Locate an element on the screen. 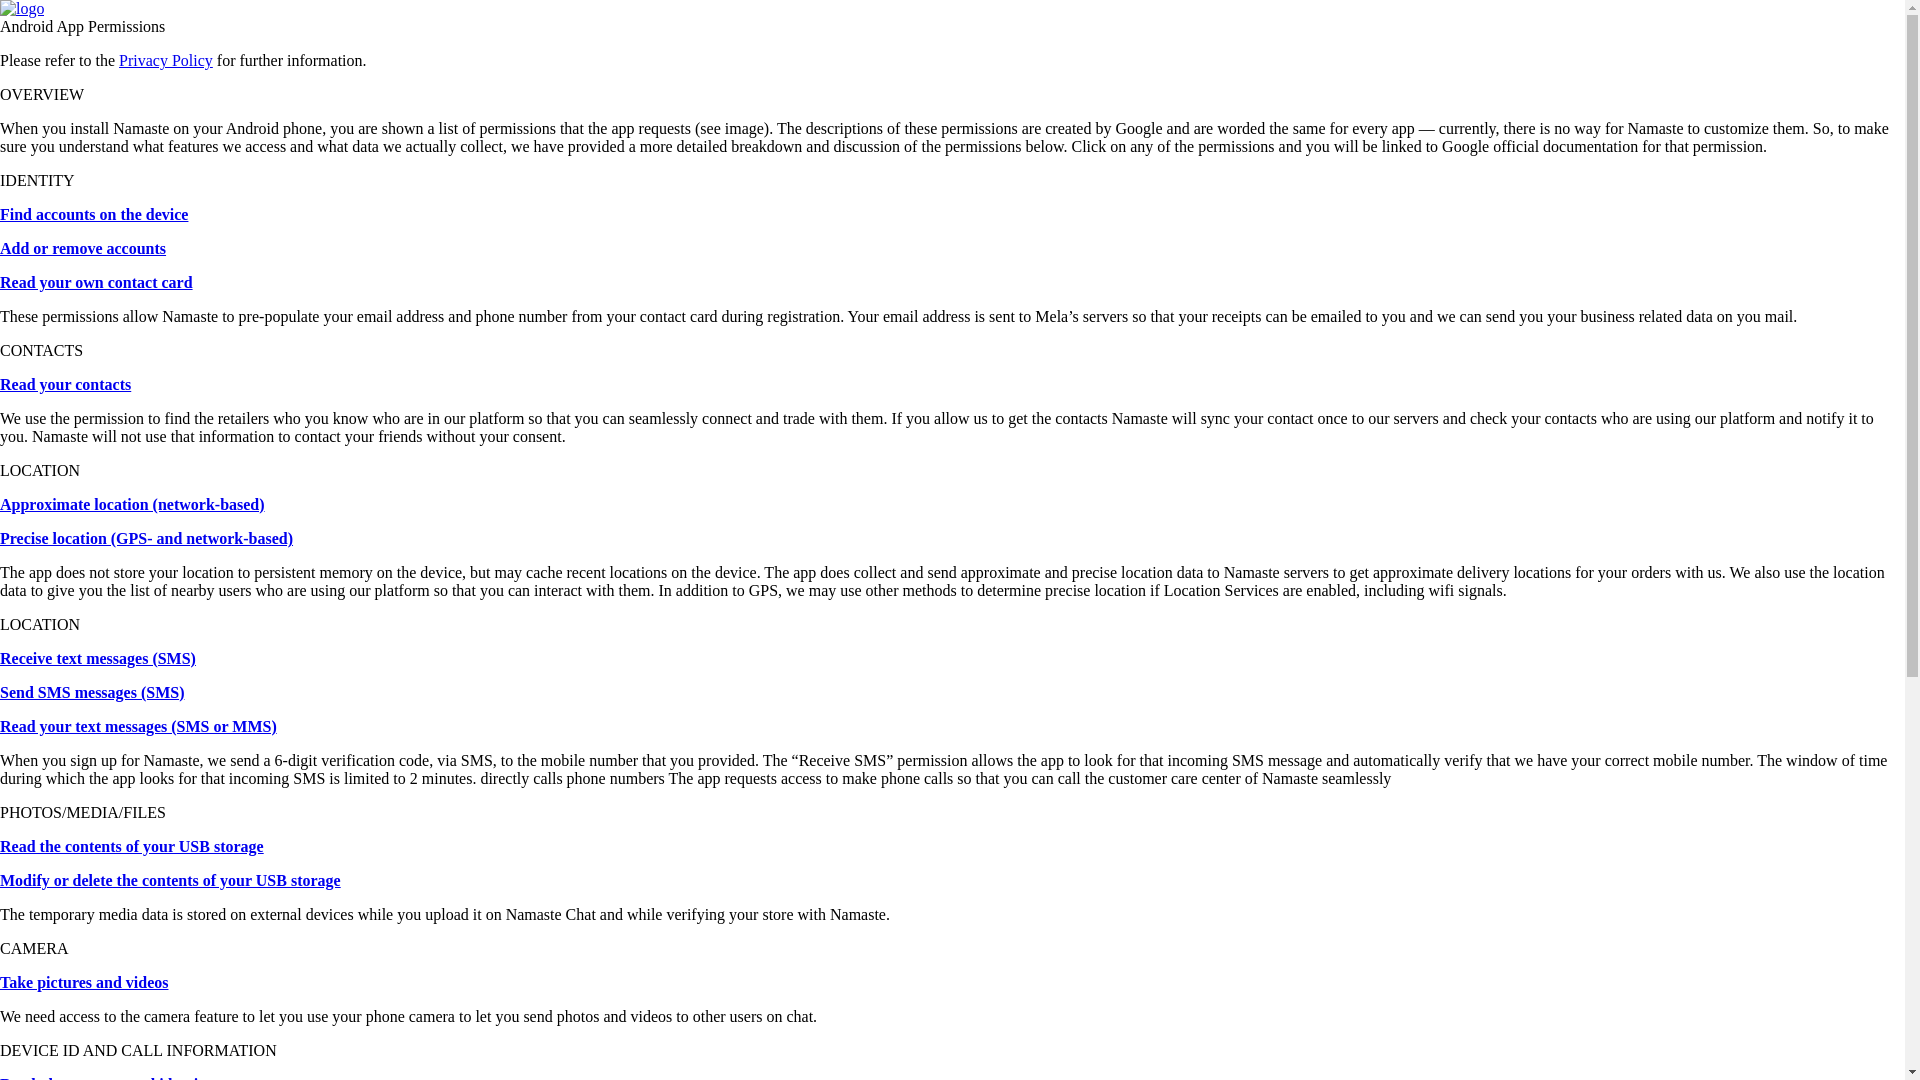  'Approximate location (network-based)' is located at coordinates (131, 503).